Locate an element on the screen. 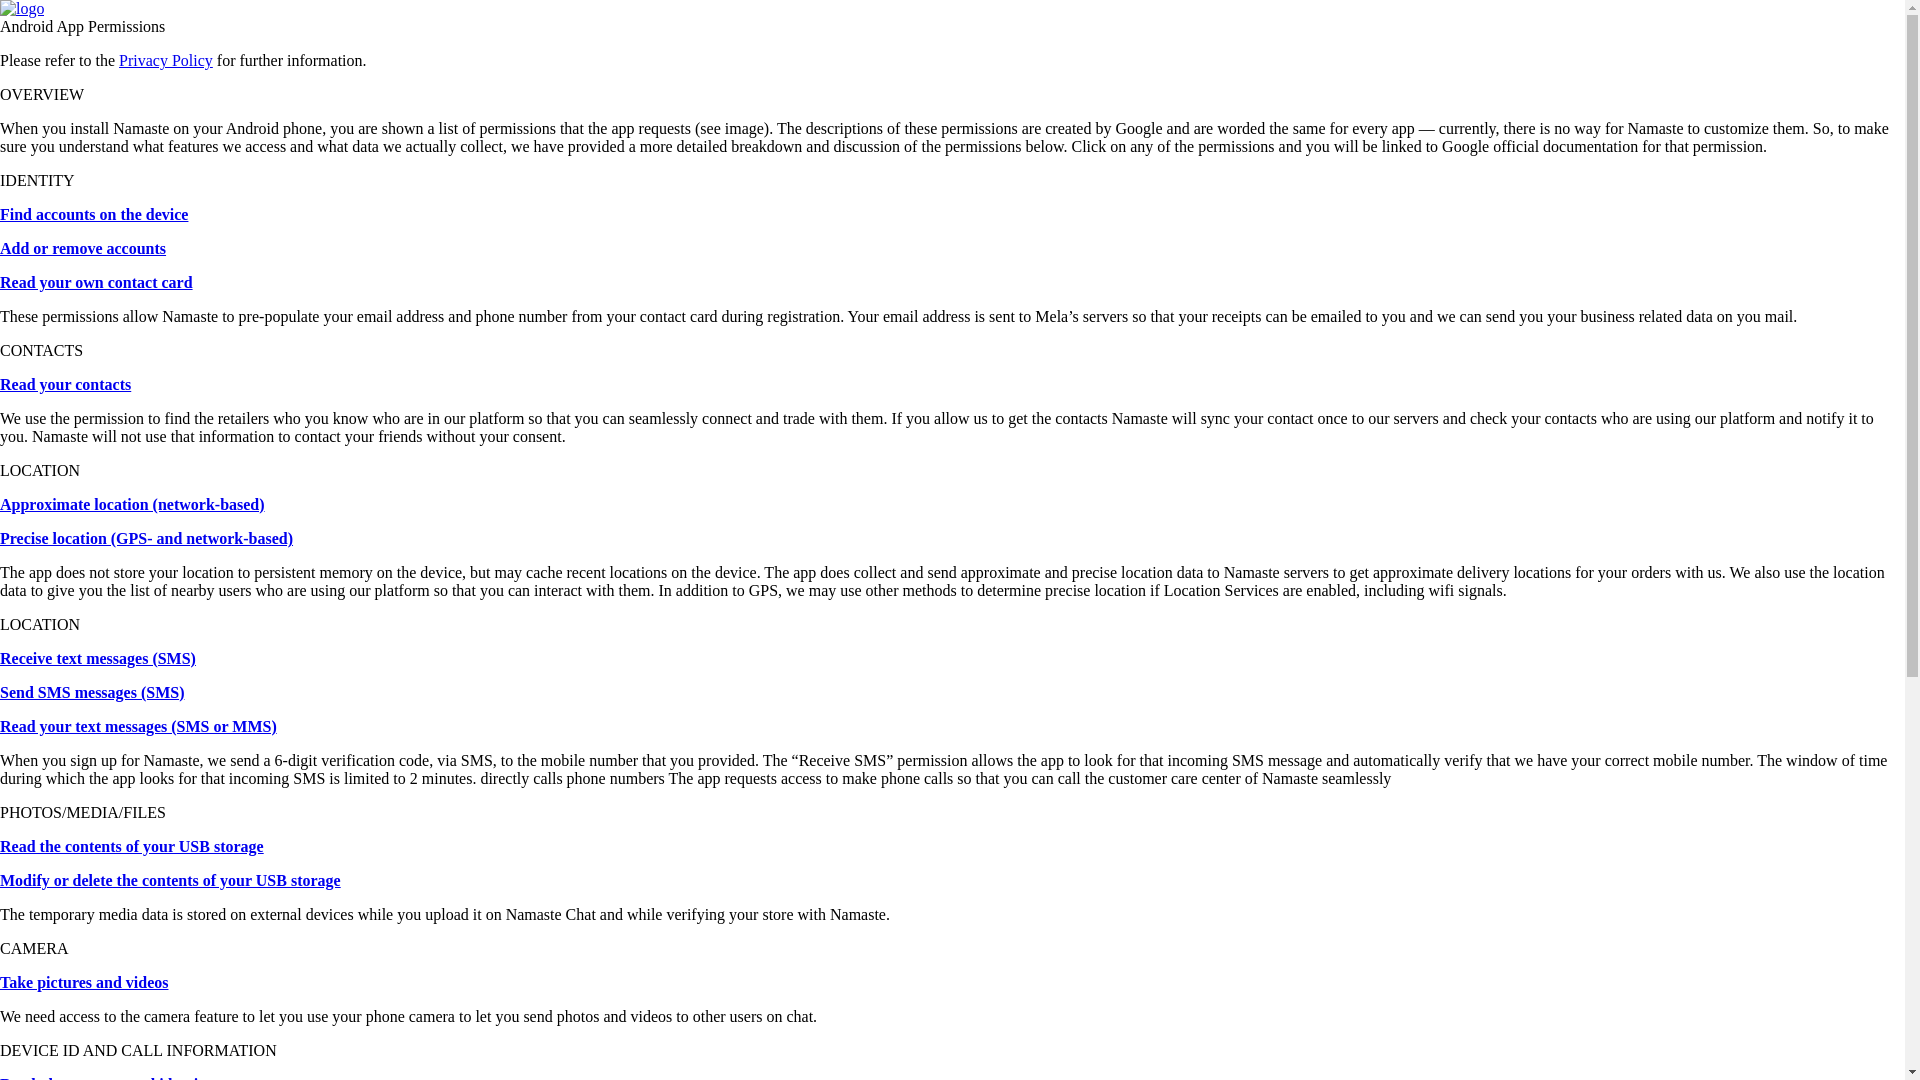  'Approximate location (network-based)' is located at coordinates (131, 503).